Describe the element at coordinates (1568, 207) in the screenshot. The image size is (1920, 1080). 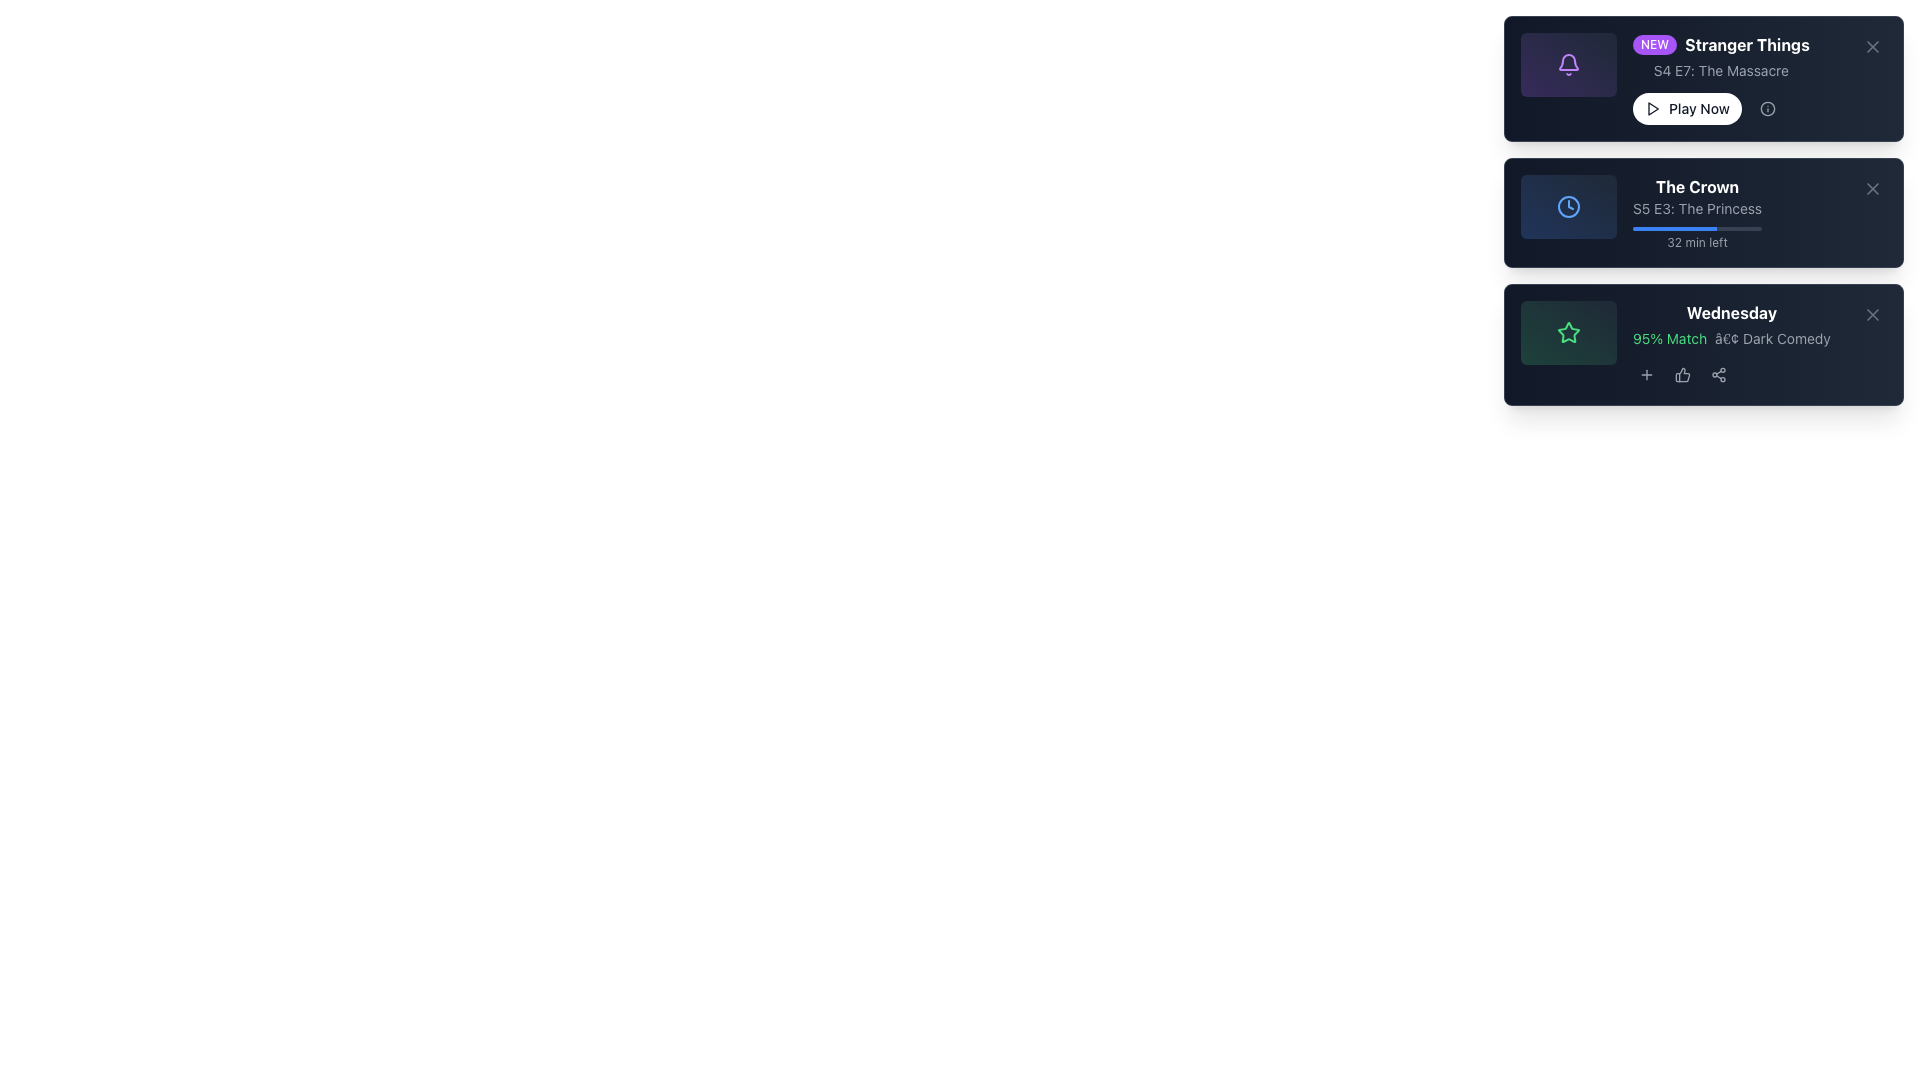
I see `the circular clock icon within the dark blue rectangular card that represents 'The Crown'` at that location.